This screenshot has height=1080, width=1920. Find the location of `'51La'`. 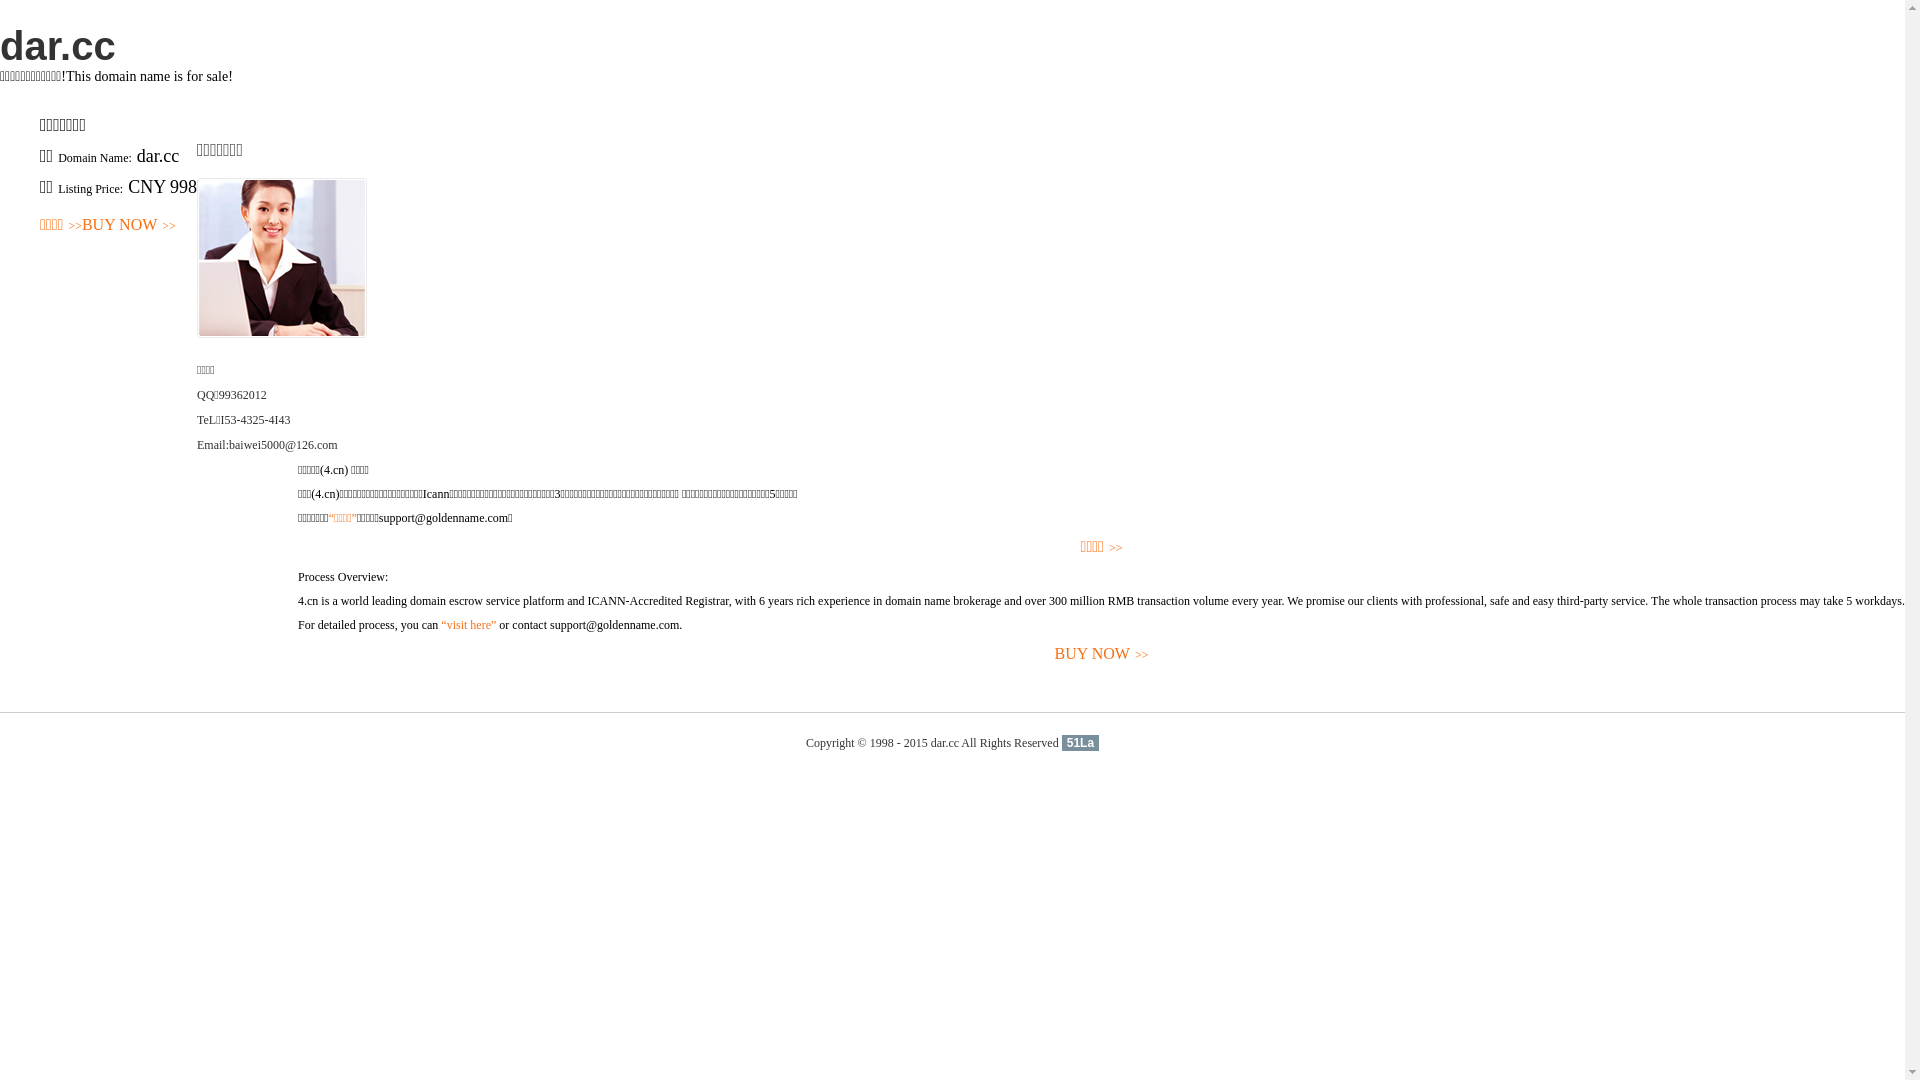

'51La' is located at coordinates (1060, 743).